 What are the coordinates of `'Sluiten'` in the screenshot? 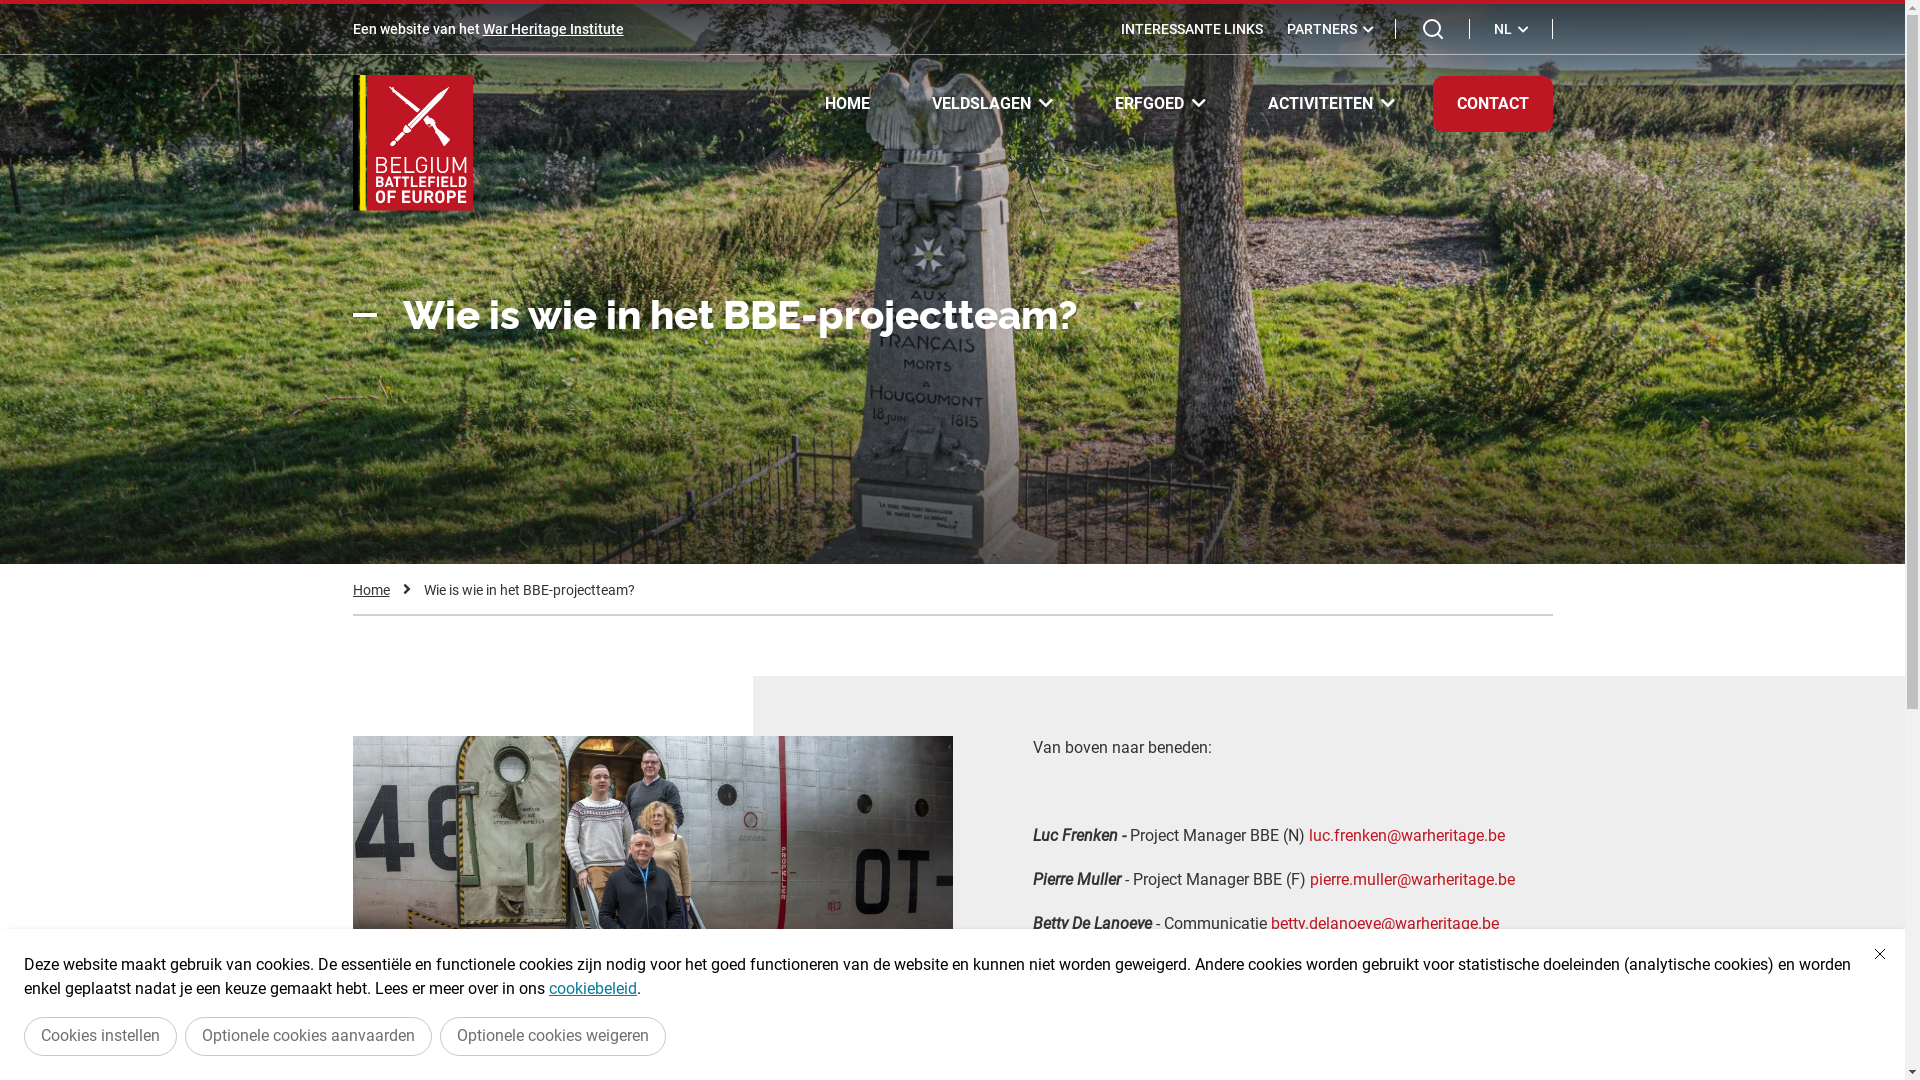 It's located at (1866, 952).